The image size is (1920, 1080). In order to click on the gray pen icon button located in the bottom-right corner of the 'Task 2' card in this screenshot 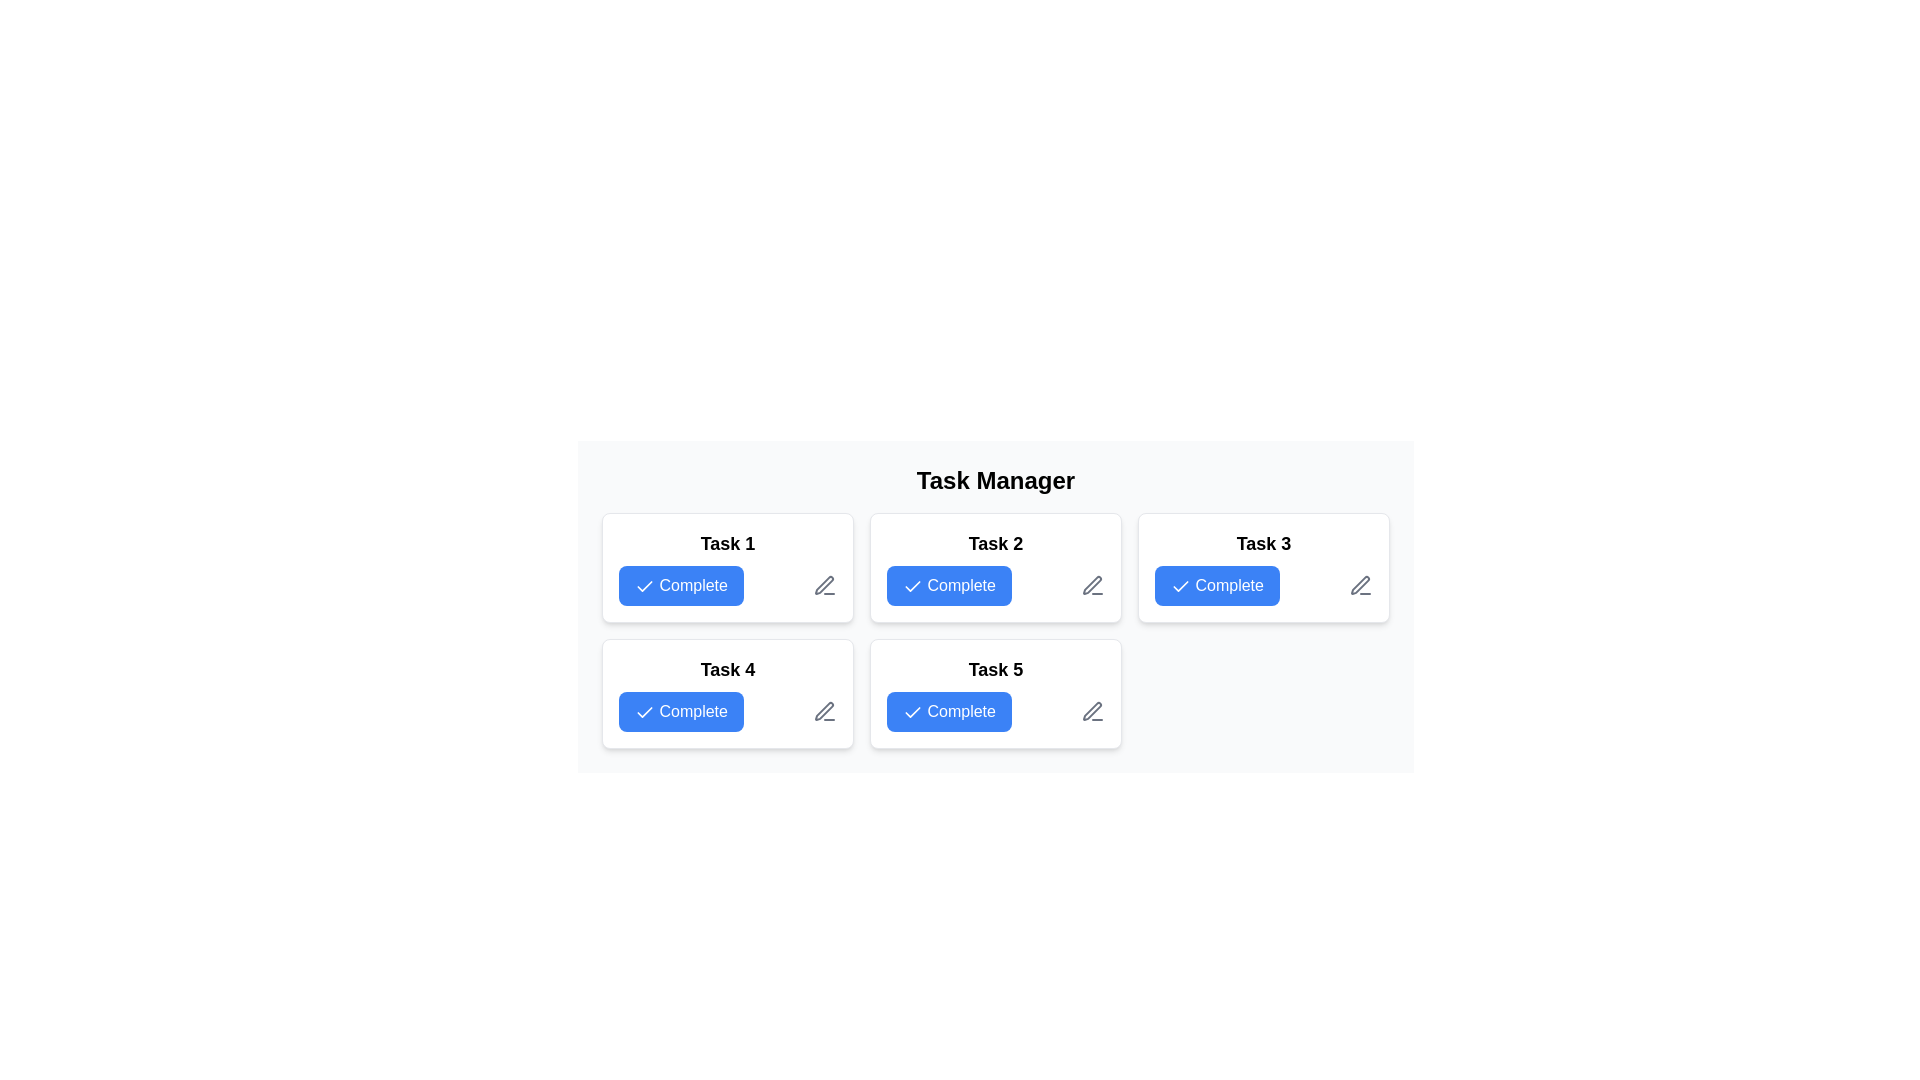, I will do `click(1092, 585)`.